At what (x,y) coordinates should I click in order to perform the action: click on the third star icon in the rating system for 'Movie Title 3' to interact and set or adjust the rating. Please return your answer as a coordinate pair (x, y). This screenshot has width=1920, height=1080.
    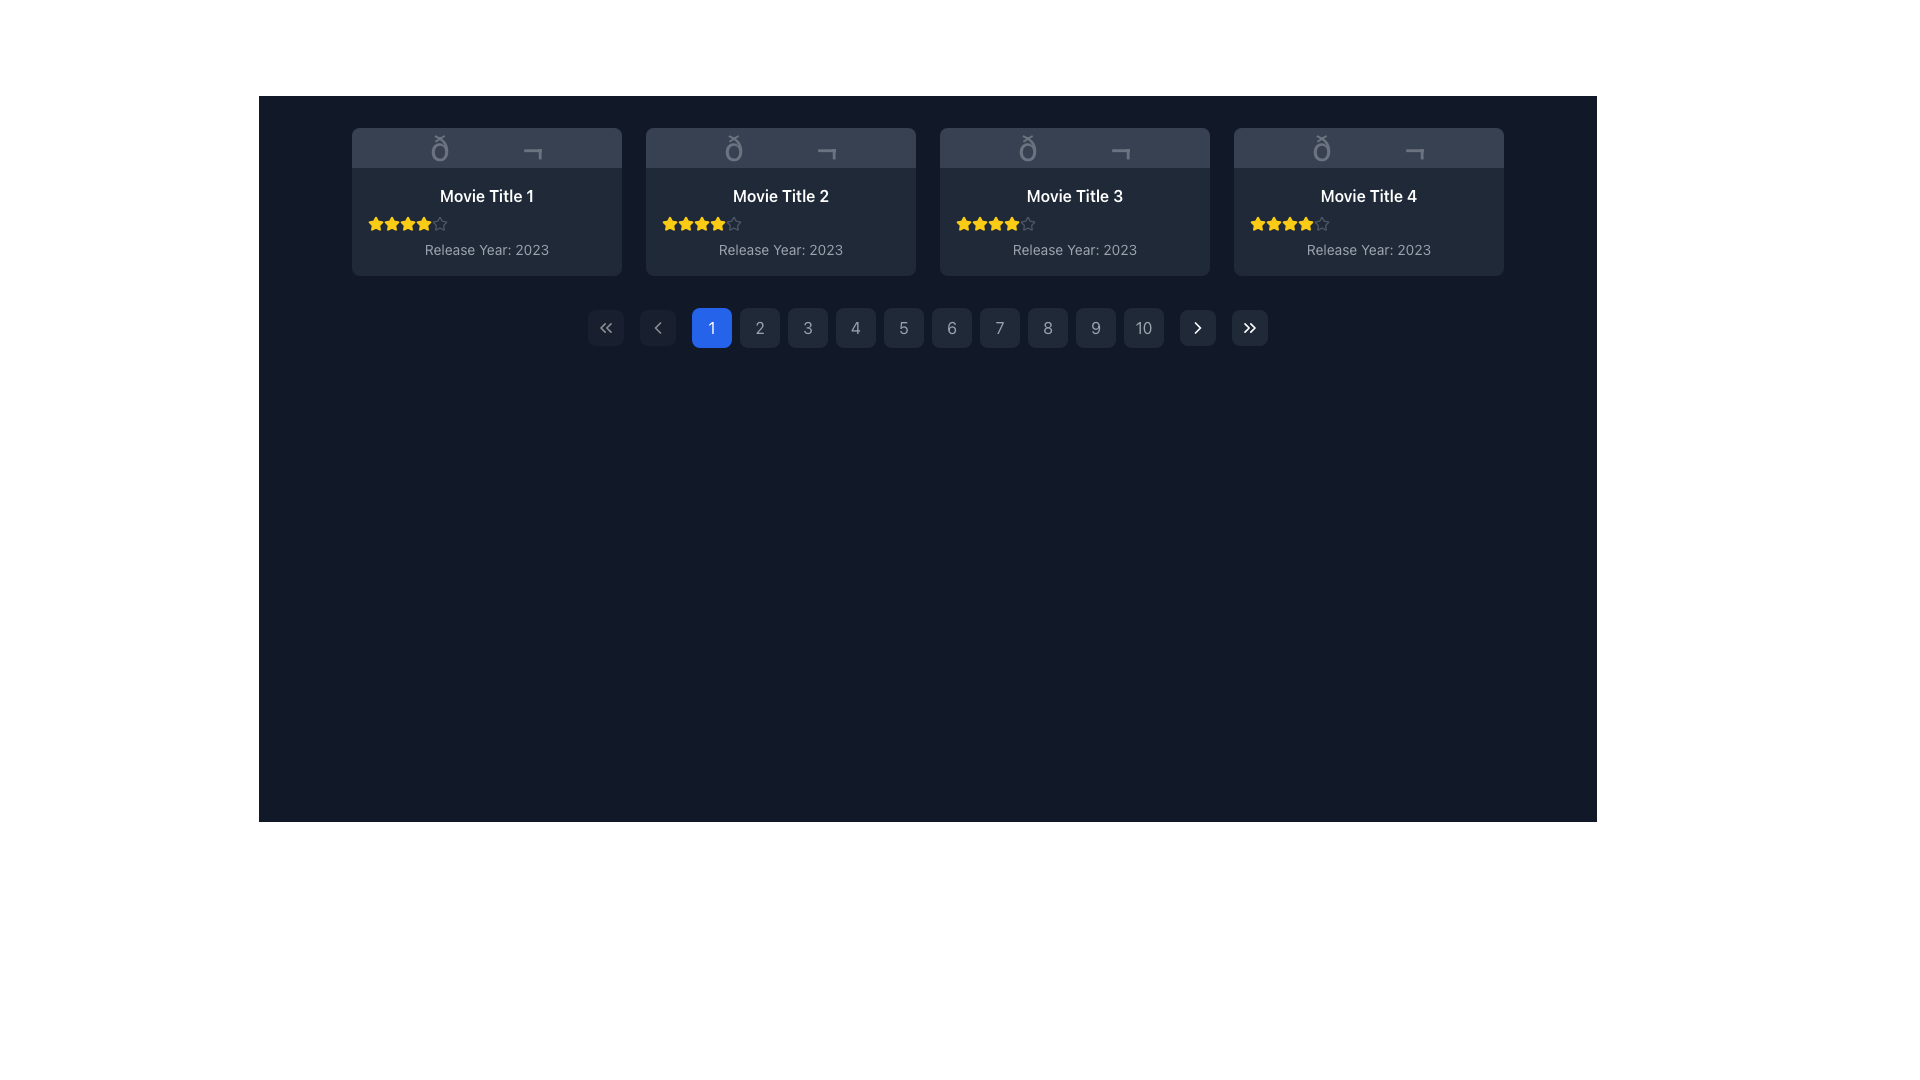
    Looking at the image, I should click on (996, 223).